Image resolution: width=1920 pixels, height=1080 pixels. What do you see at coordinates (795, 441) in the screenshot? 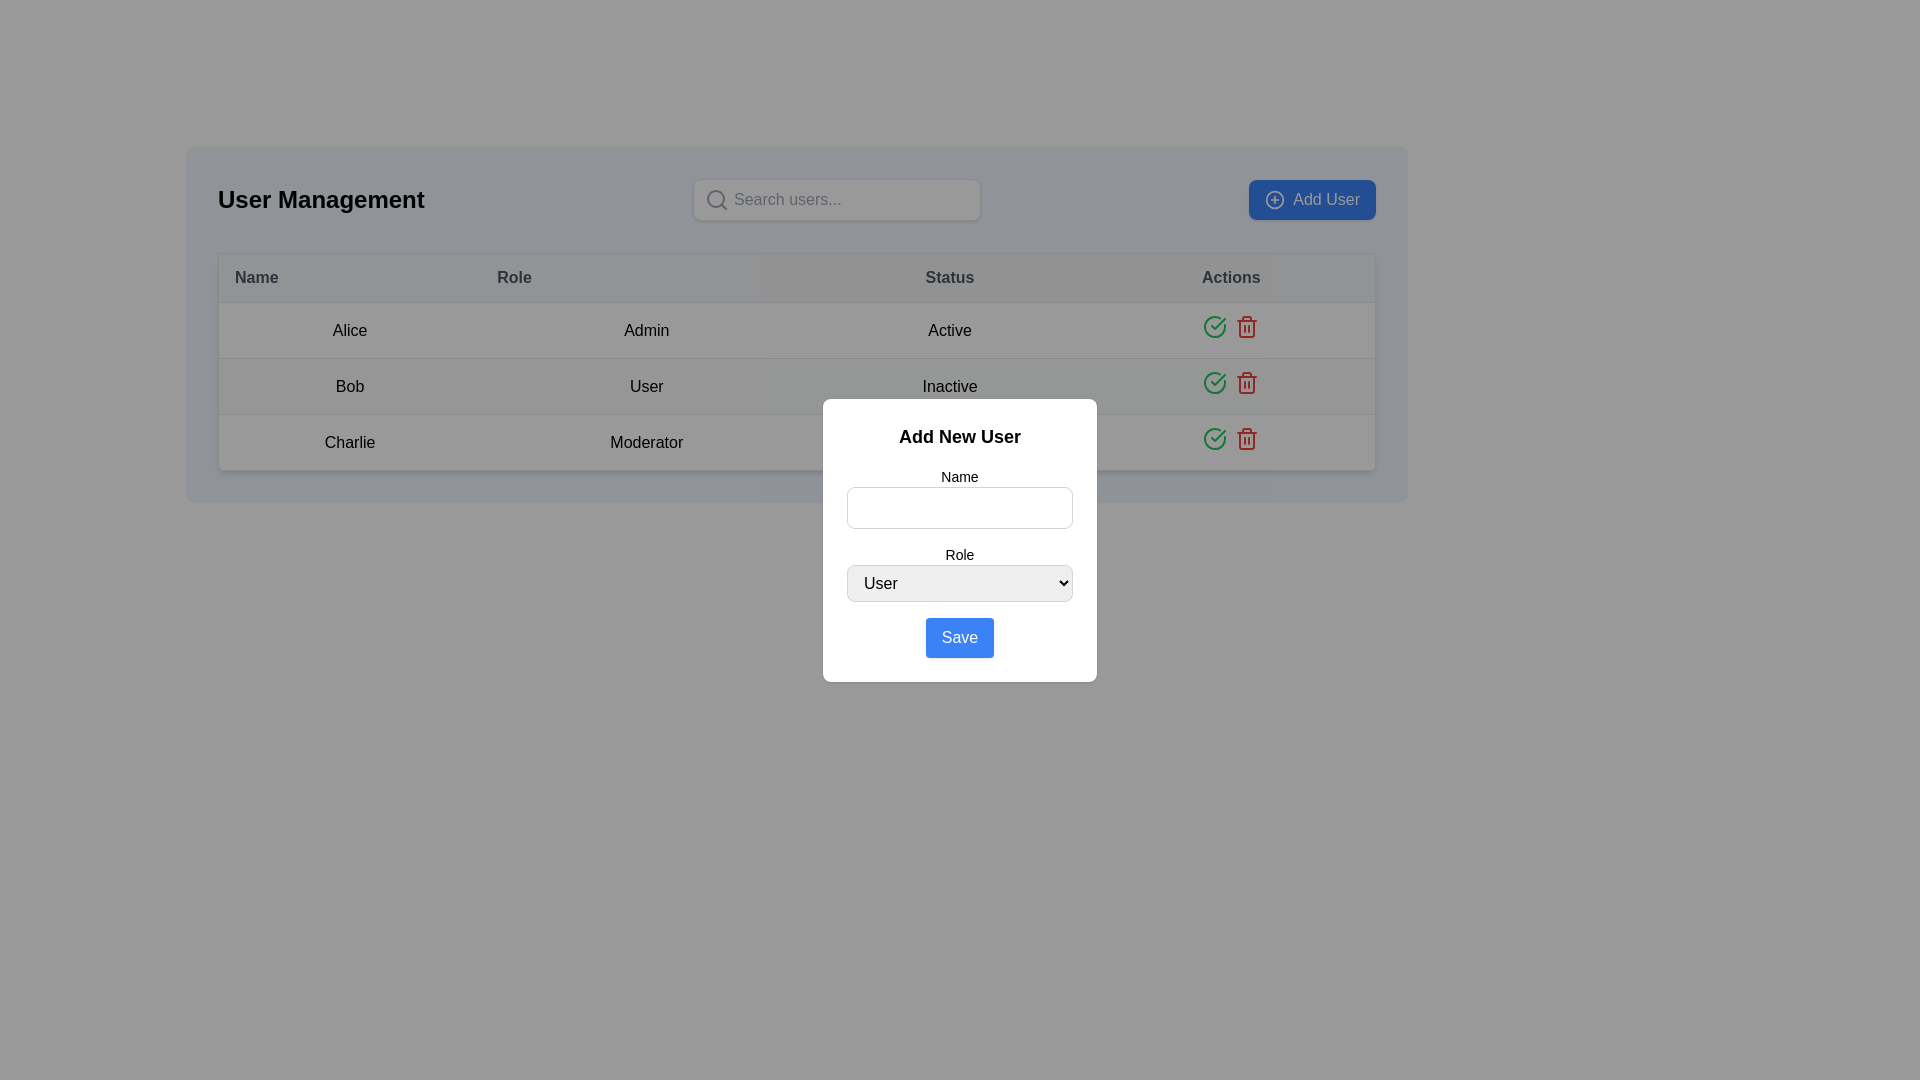
I see `the third row in the table containing the texts 'Charlie', 'Moderator', and 'Active'` at bounding box center [795, 441].